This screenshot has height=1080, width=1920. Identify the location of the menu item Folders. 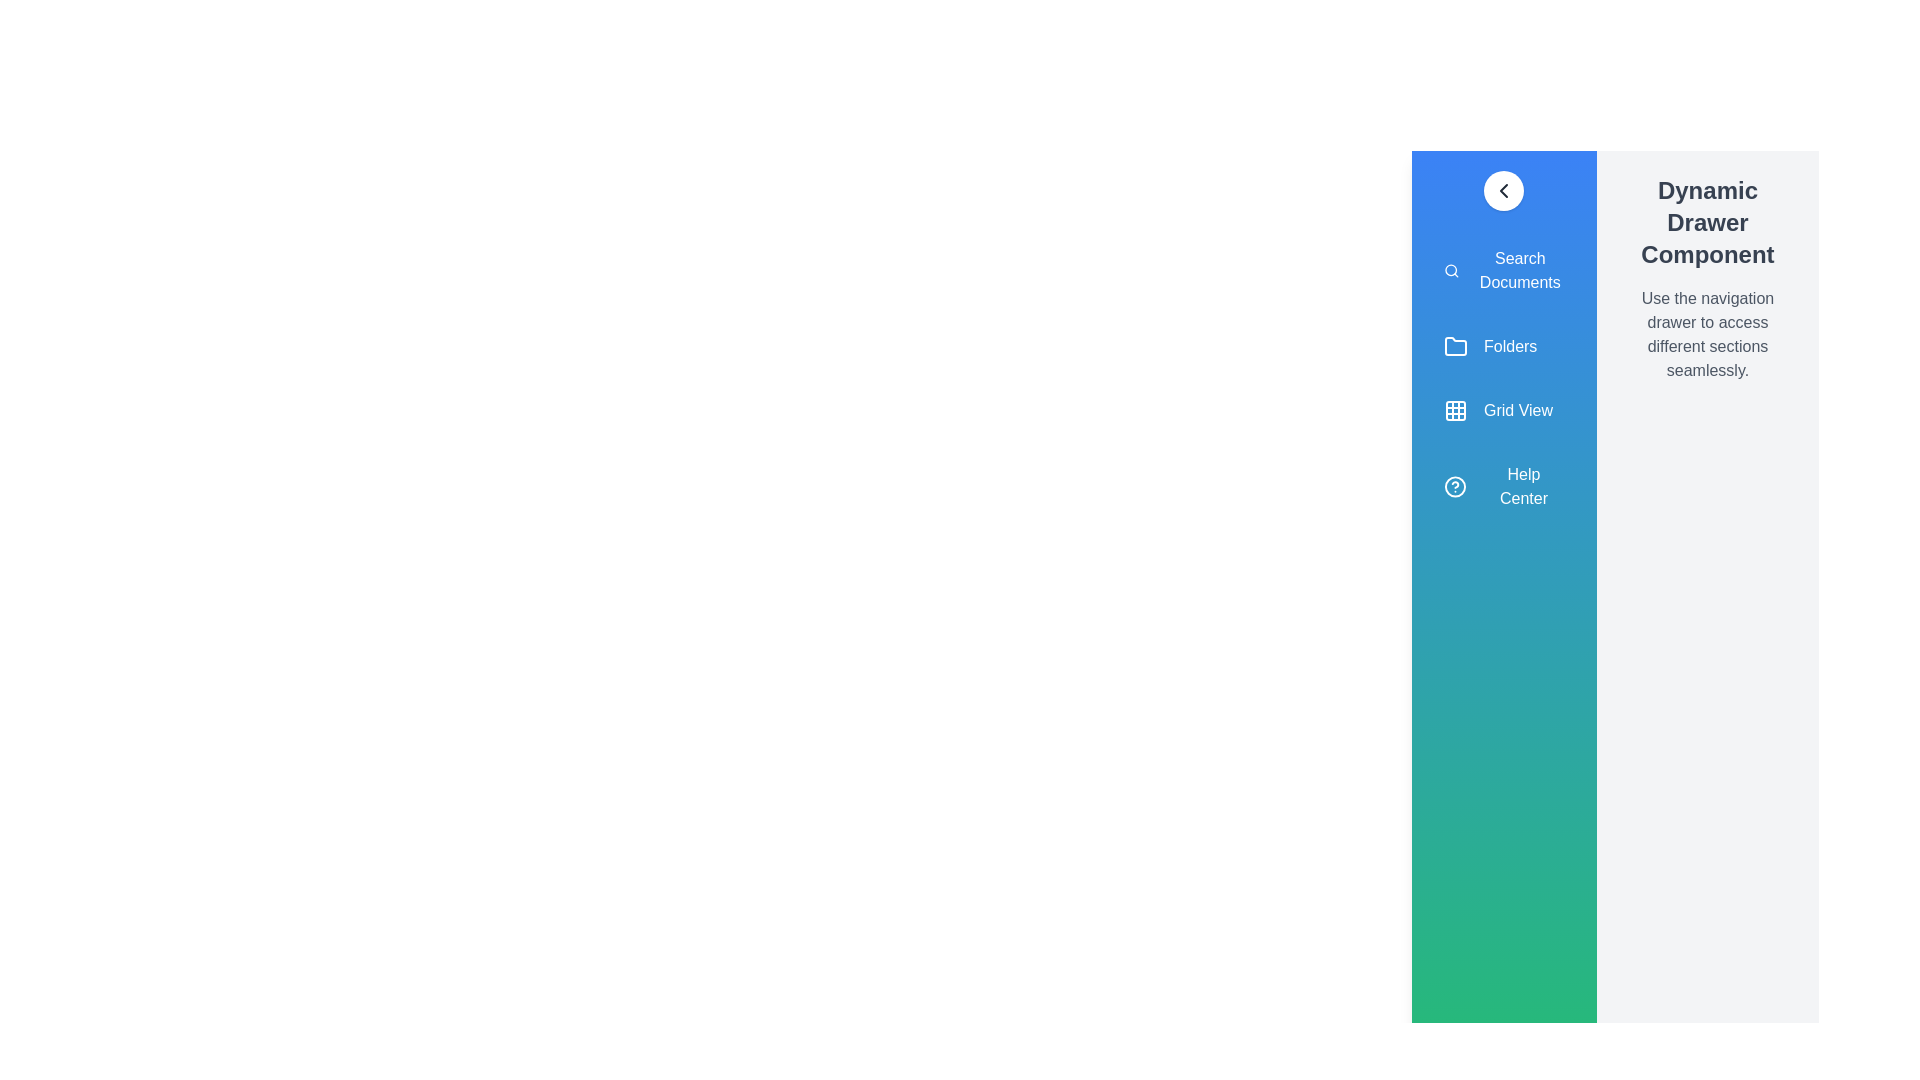
(1503, 346).